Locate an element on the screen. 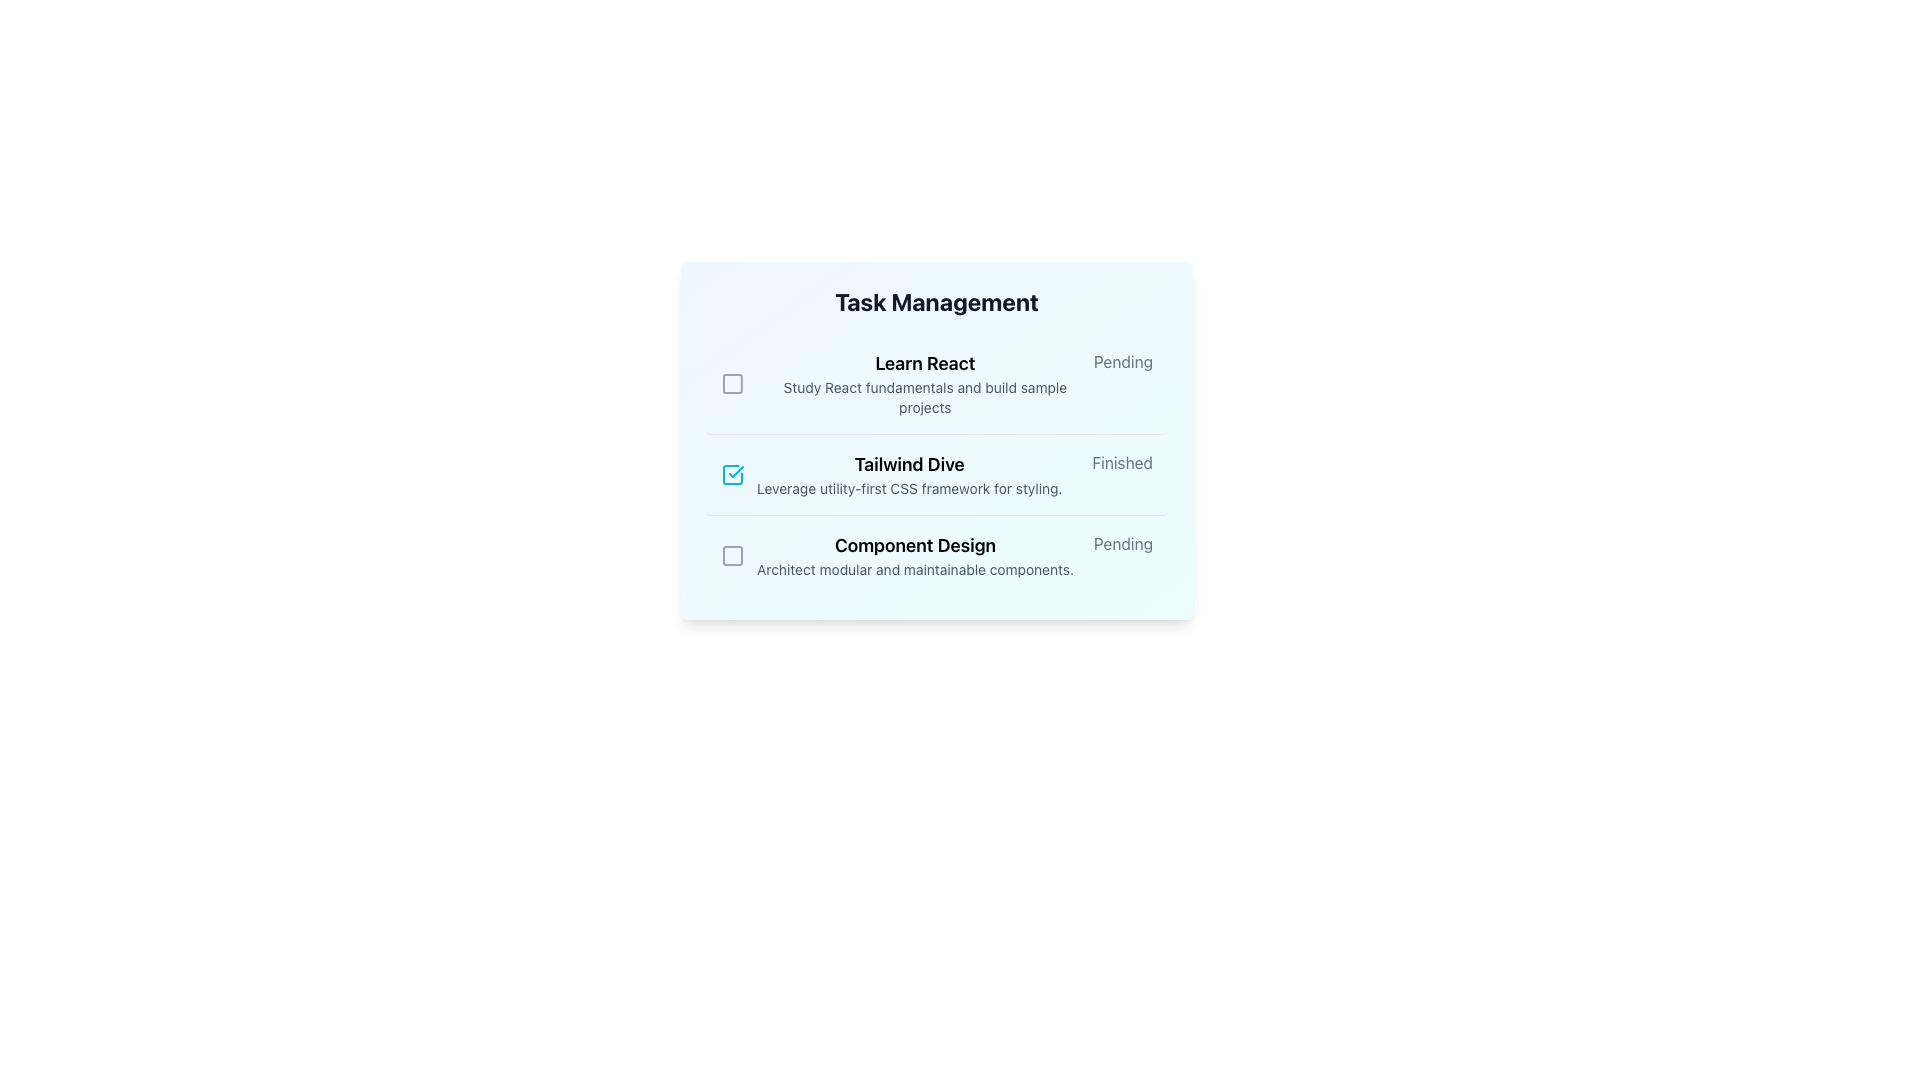  the checkbox indicator located to the left of the 'Learn React' task description is located at coordinates (731, 384).